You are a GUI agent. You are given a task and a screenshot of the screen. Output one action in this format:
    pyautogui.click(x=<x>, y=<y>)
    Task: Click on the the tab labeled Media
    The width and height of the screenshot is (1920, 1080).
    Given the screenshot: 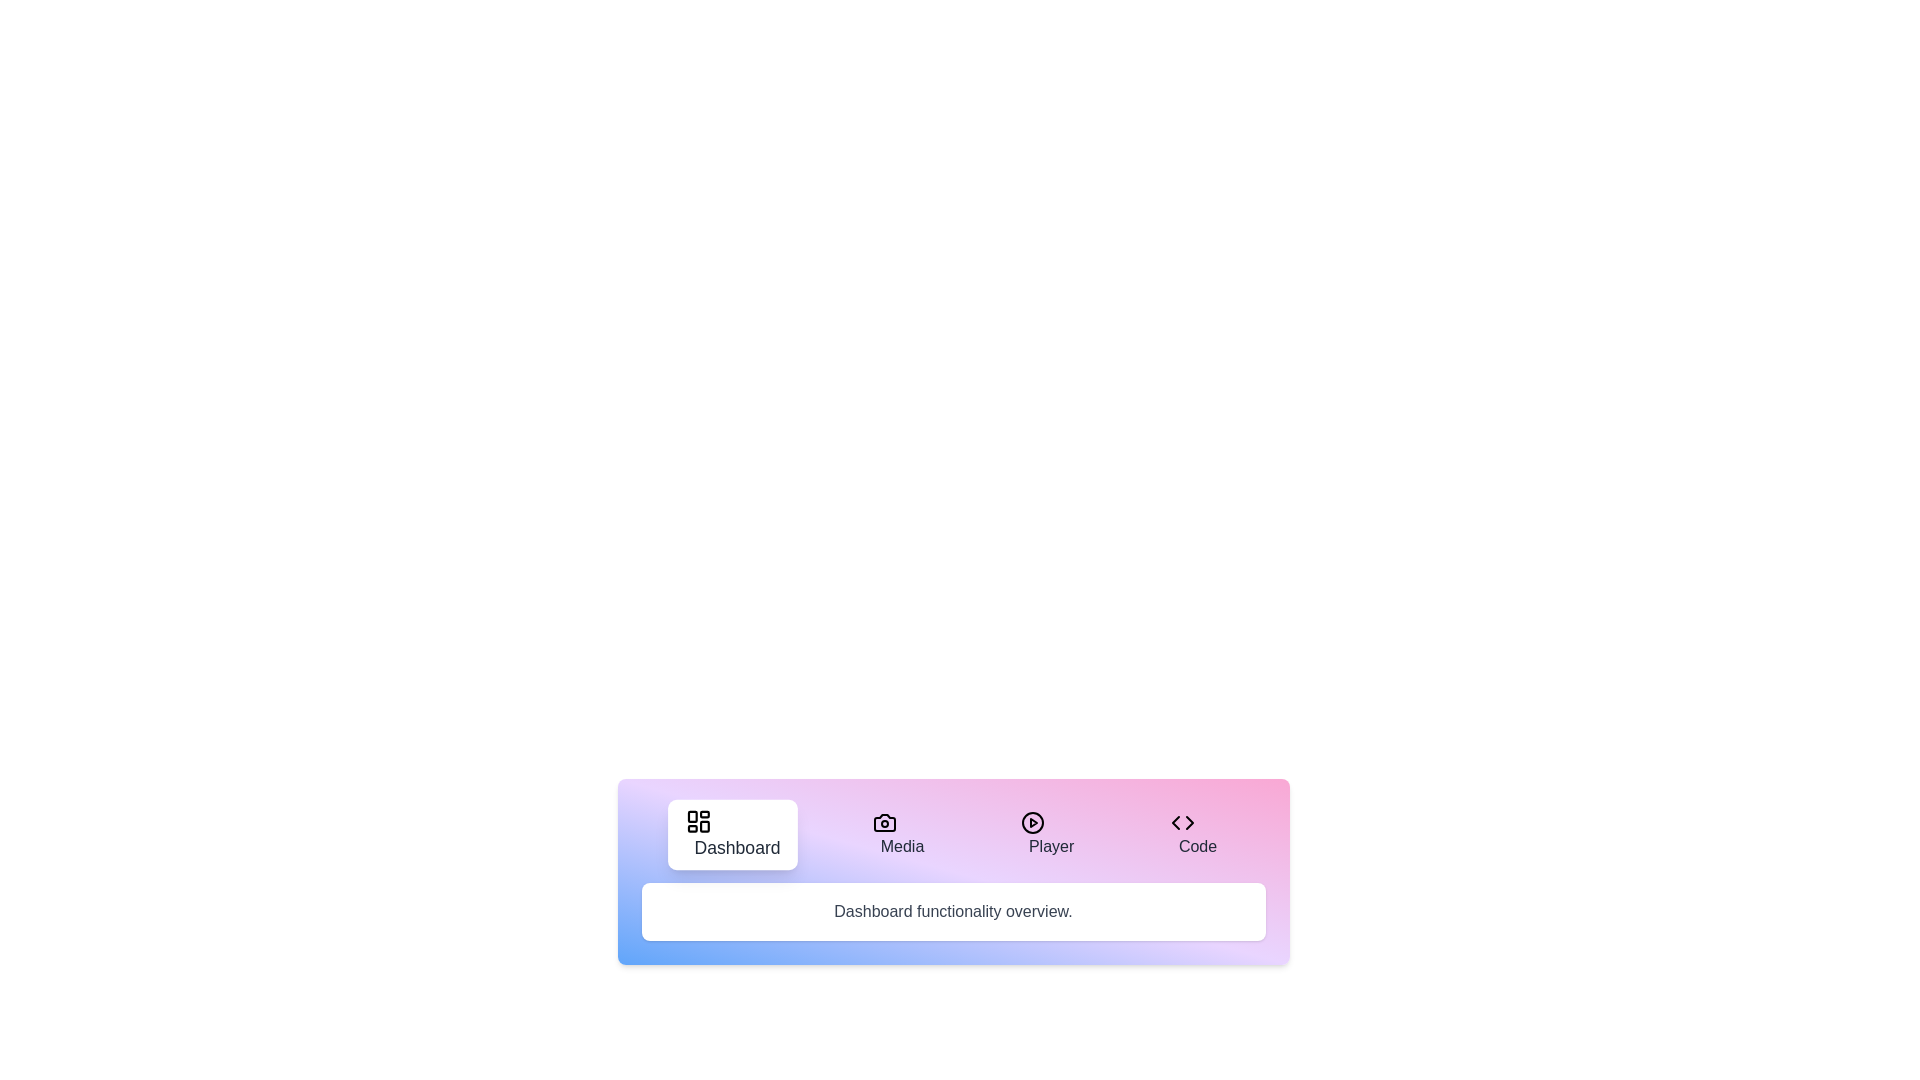 What is the action you would take?
    pyautogui.click(x=897, y=834)
    